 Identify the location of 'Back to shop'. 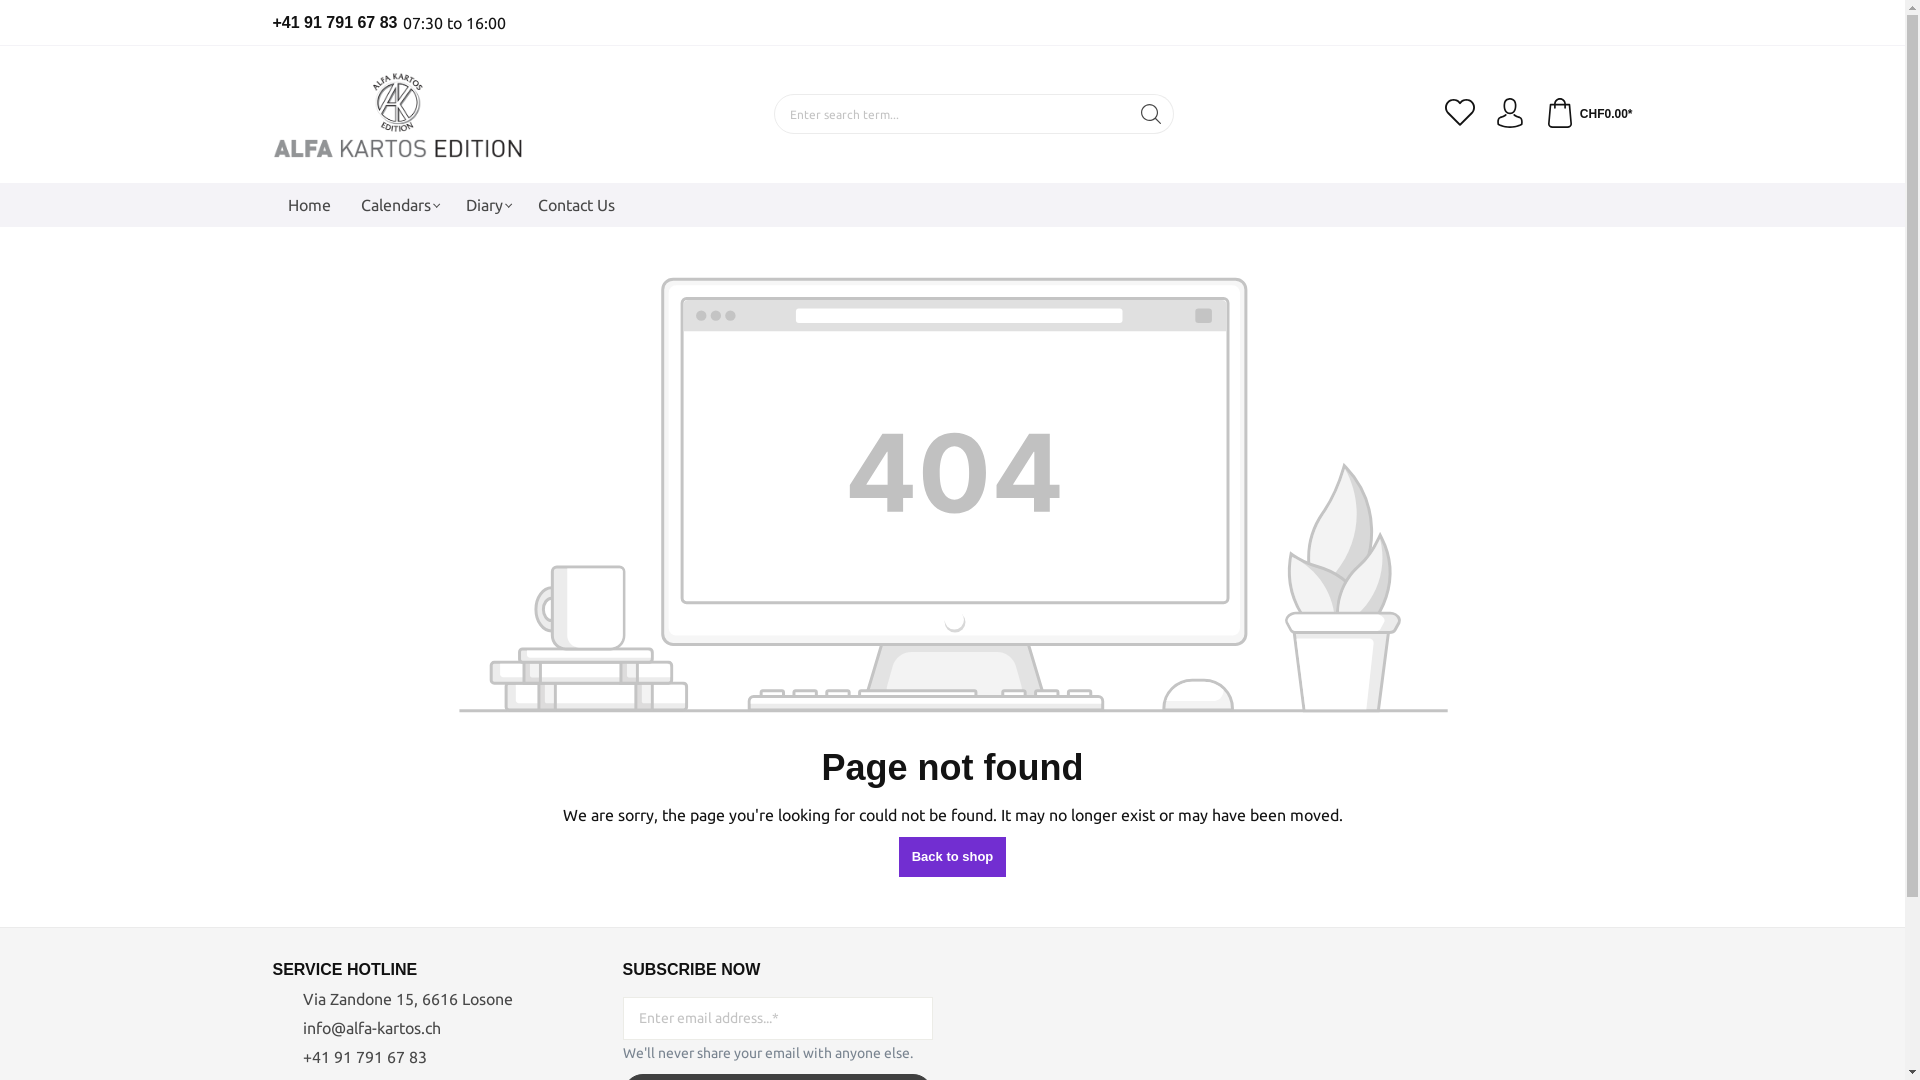
(952, 855).